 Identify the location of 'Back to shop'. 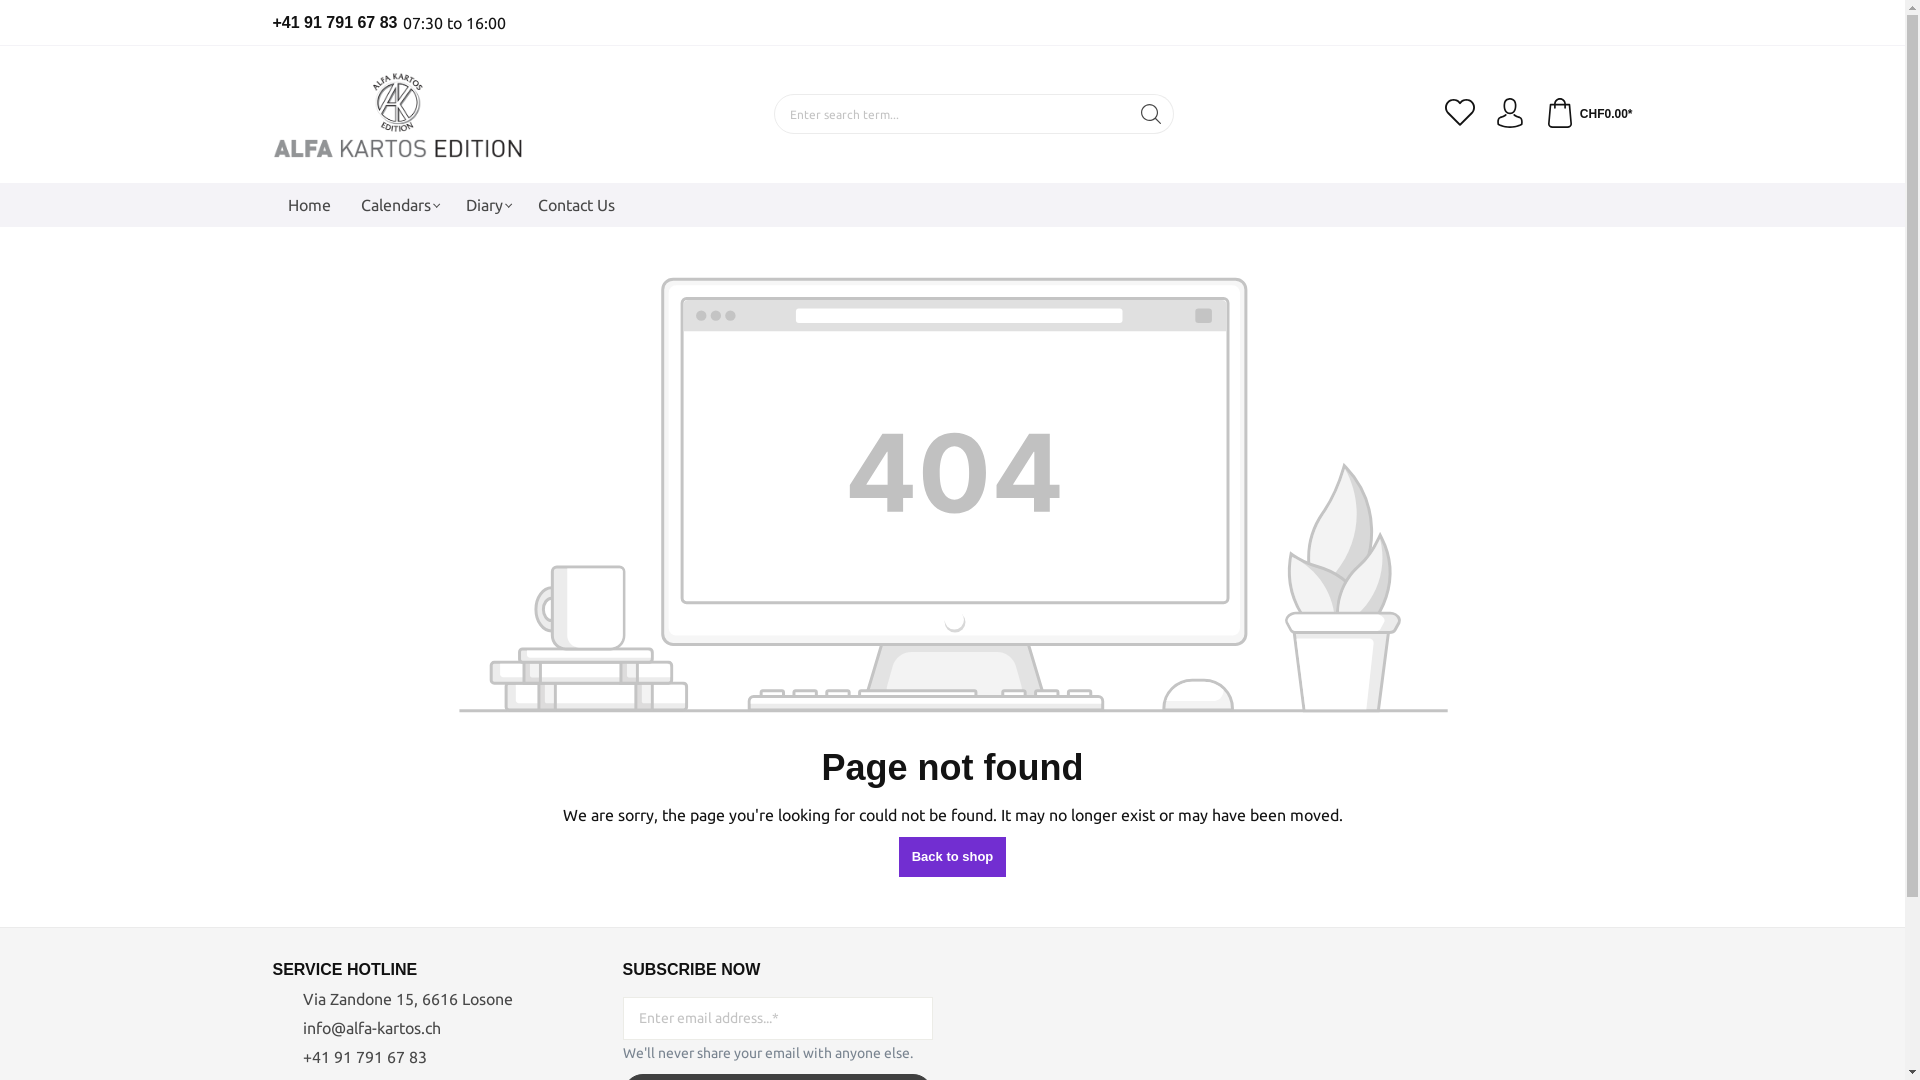
(952, 855).